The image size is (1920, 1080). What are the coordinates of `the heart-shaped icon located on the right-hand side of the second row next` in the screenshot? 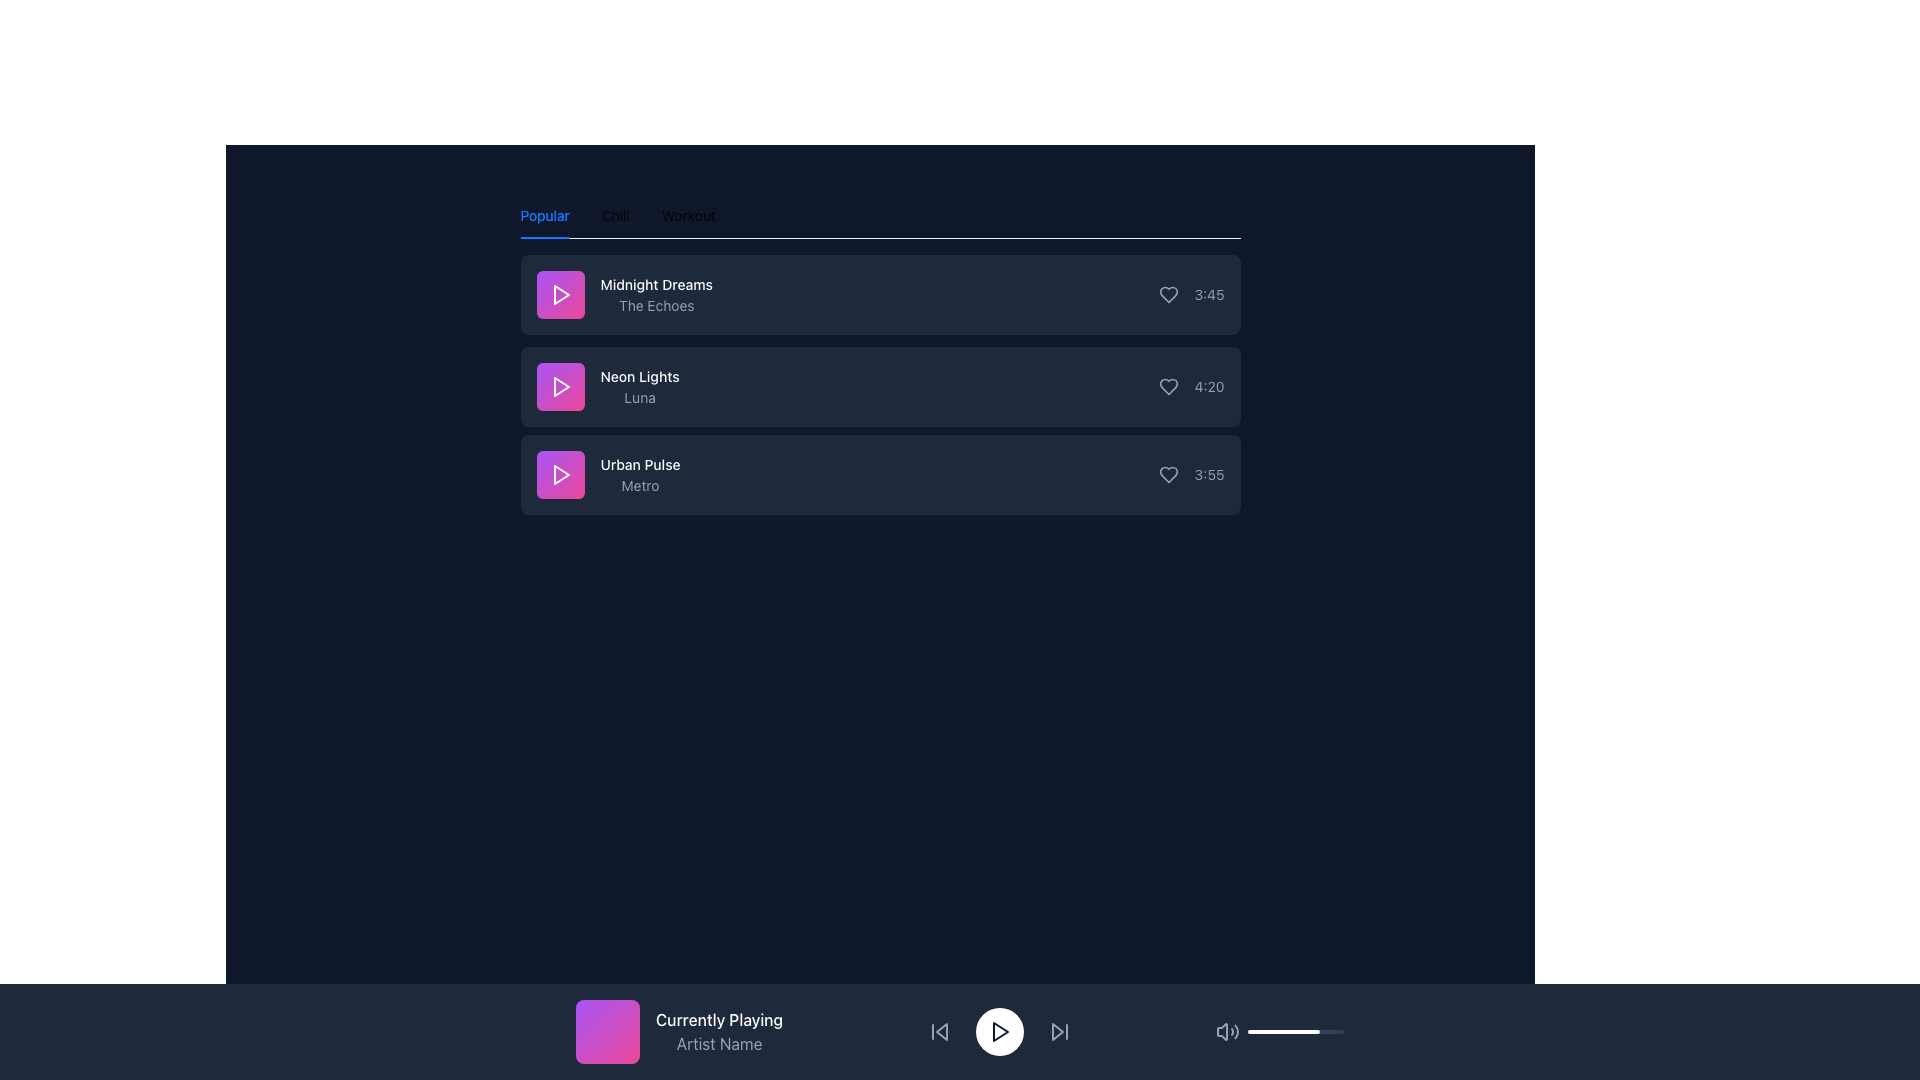 It's located at (1168, 386).